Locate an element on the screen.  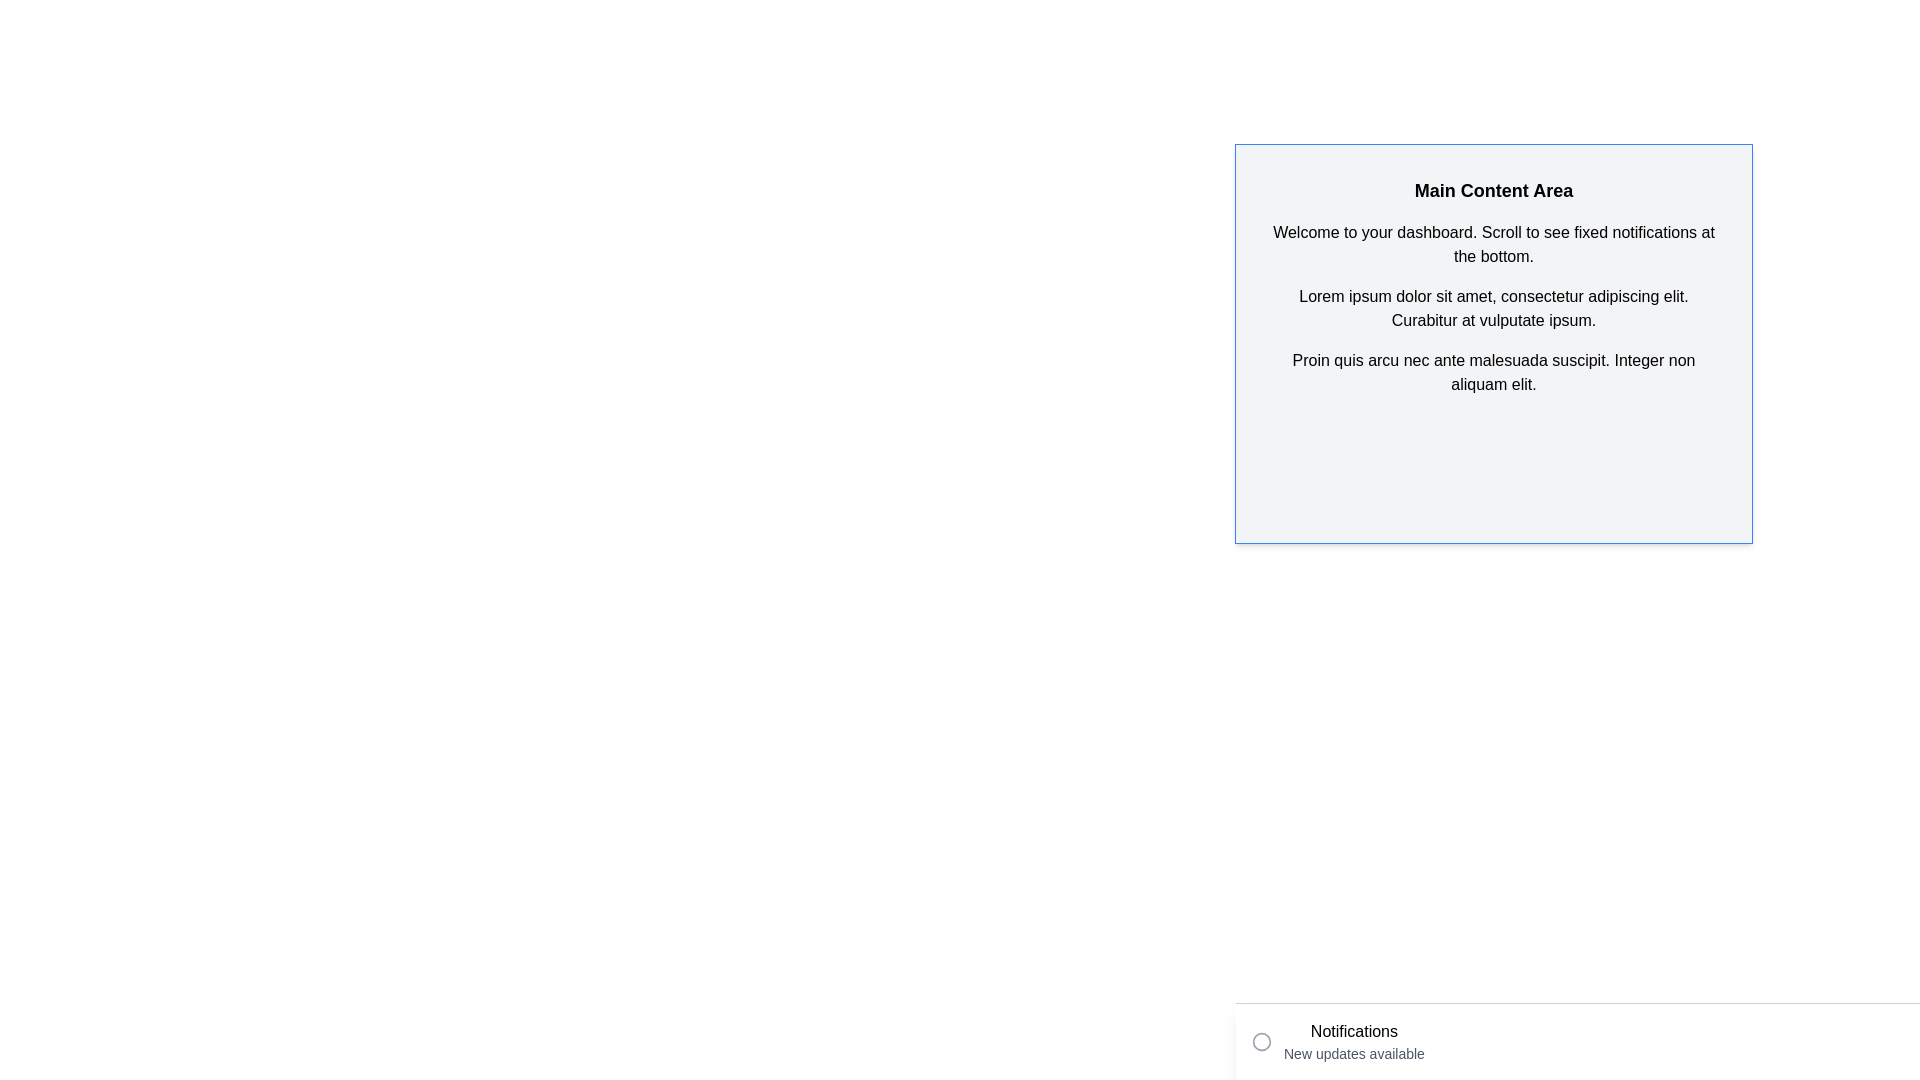
the notification message text label located beneath the 'Notifications' header is located at coordinates (1354, 1052).